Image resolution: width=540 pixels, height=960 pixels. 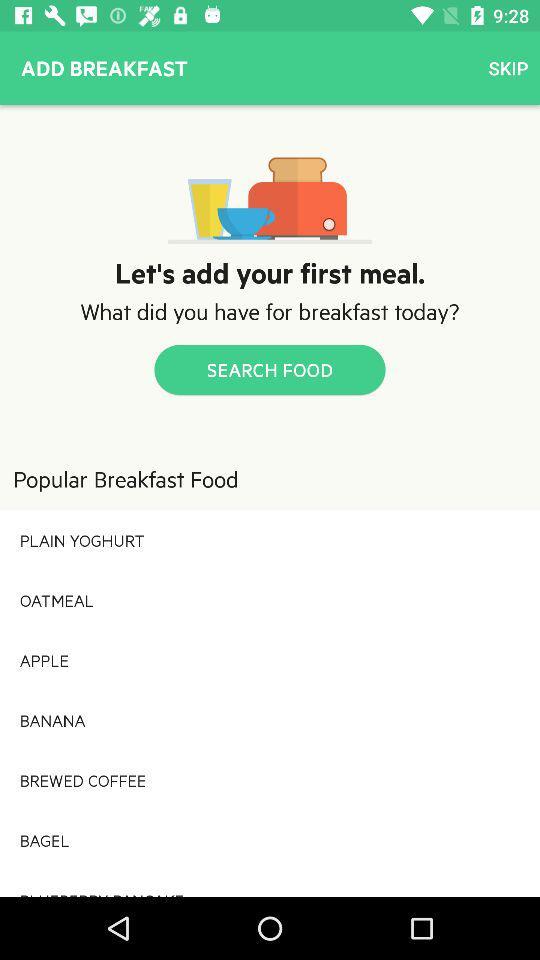 What do you see at coordinates (270, 882) in the screenshot?
I see `blueberry pancake` at bounding box center [270, 882].